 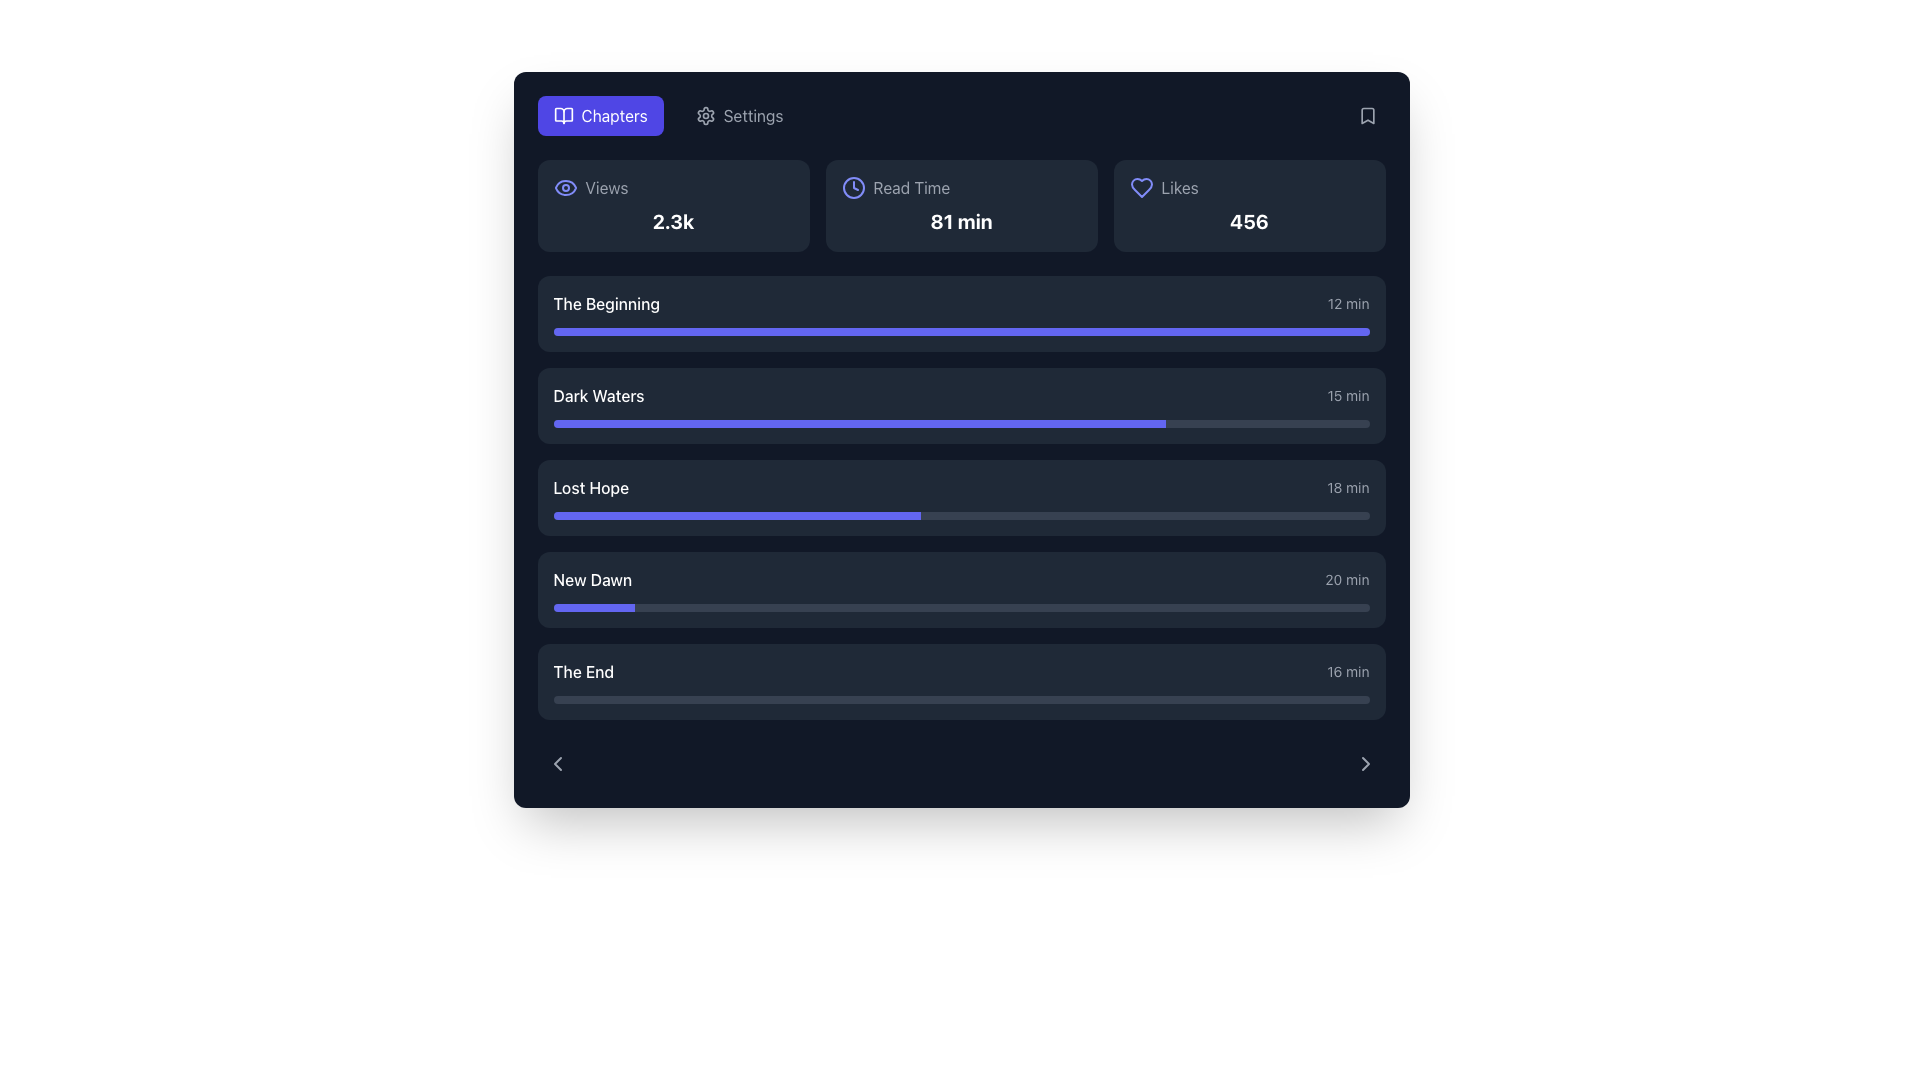 I want to click on text content of the text label indicating the duration of reading time, which is located in the upper part of the interface under the 'Read Time' label, so click(x=961, y=222).